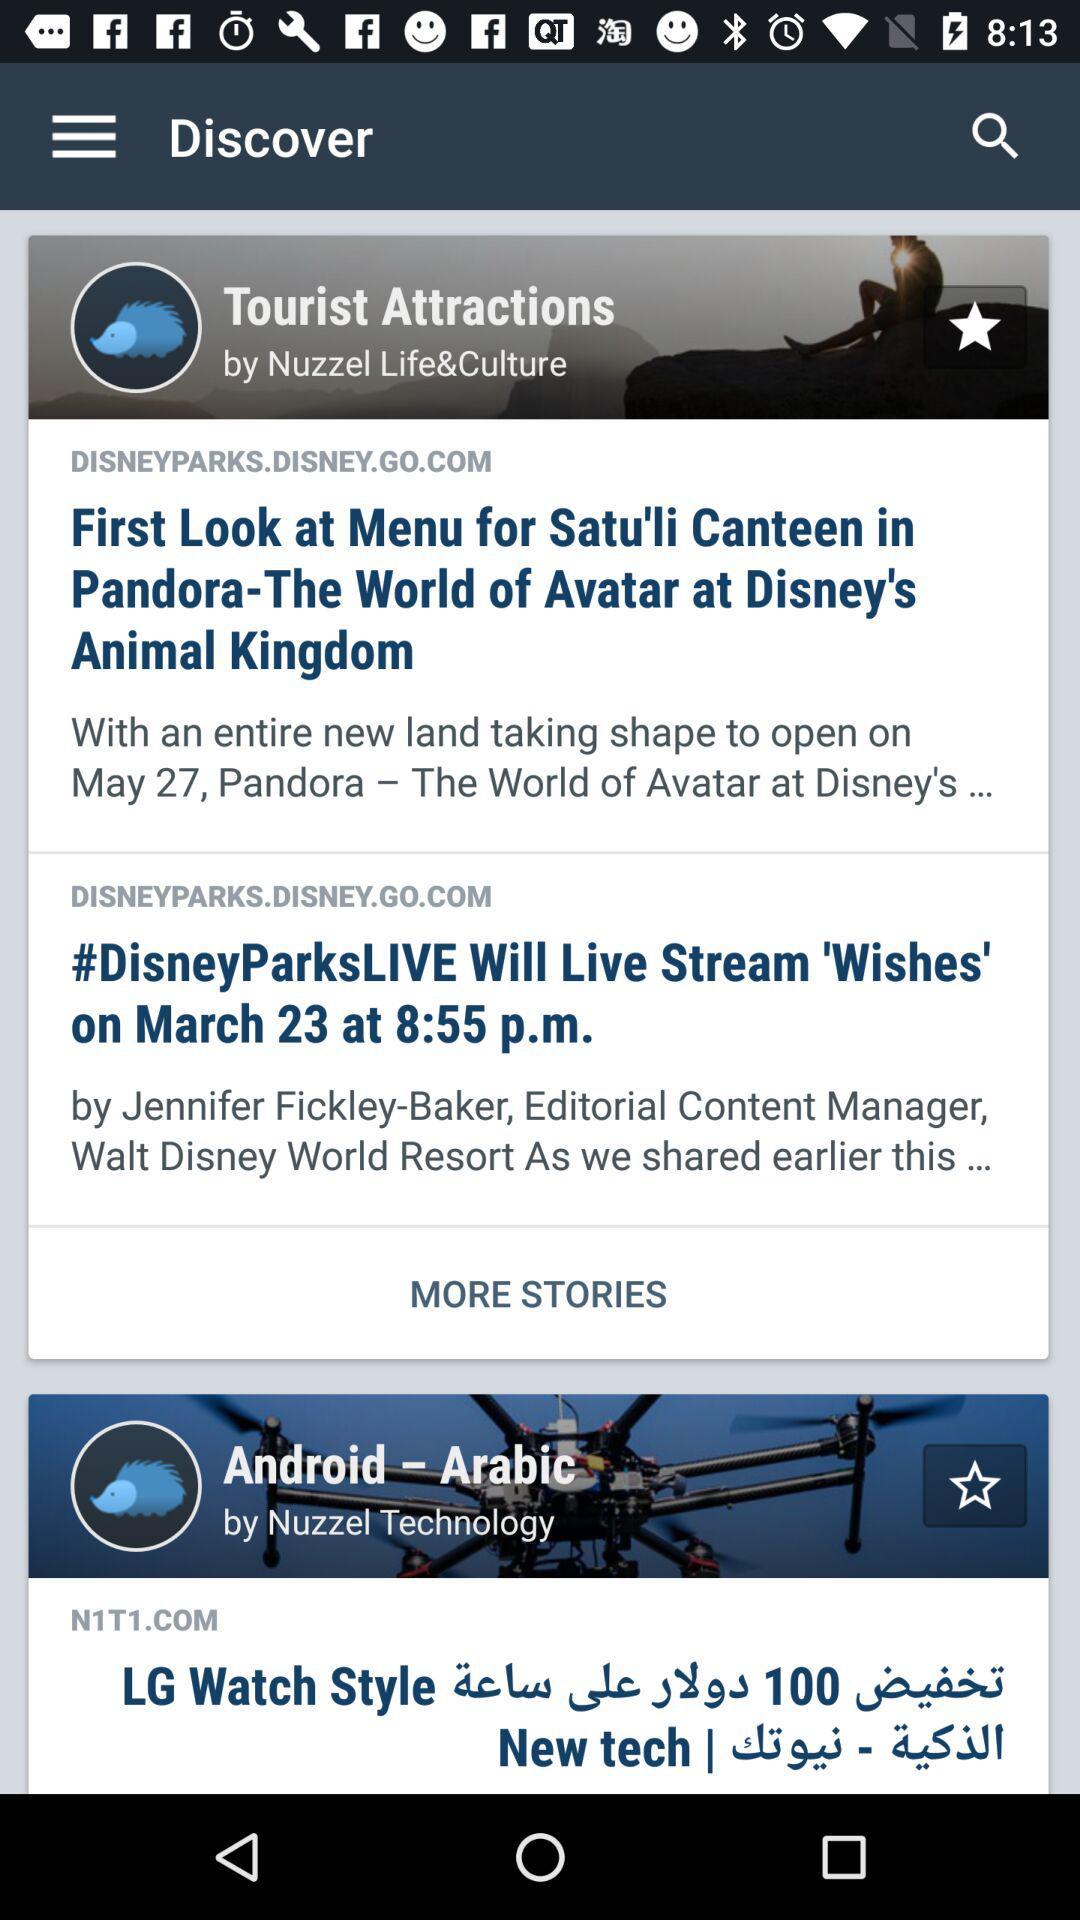 The width and height of the screenshot is (1080, 1920). What do you see at coordinates (104, 135) in the screenshot?
I see `the icon to the left of the discover item` at bounding box center [104, 135].